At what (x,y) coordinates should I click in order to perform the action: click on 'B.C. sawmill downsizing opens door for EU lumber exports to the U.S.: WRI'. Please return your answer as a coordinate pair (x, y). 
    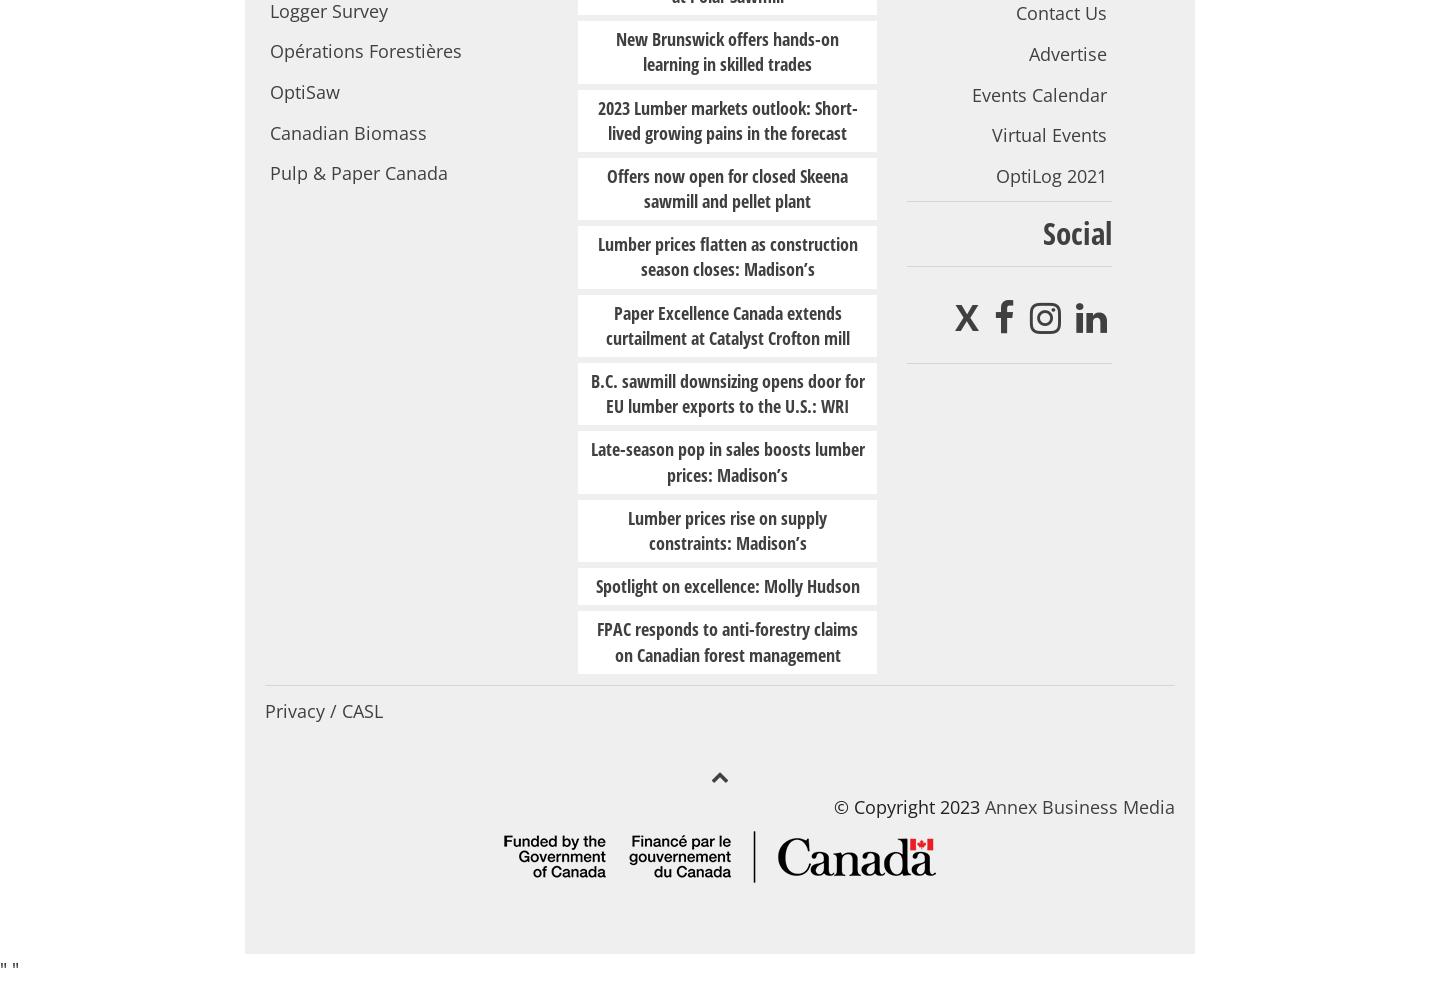
    Looking at the image, I should click on (726, 393).